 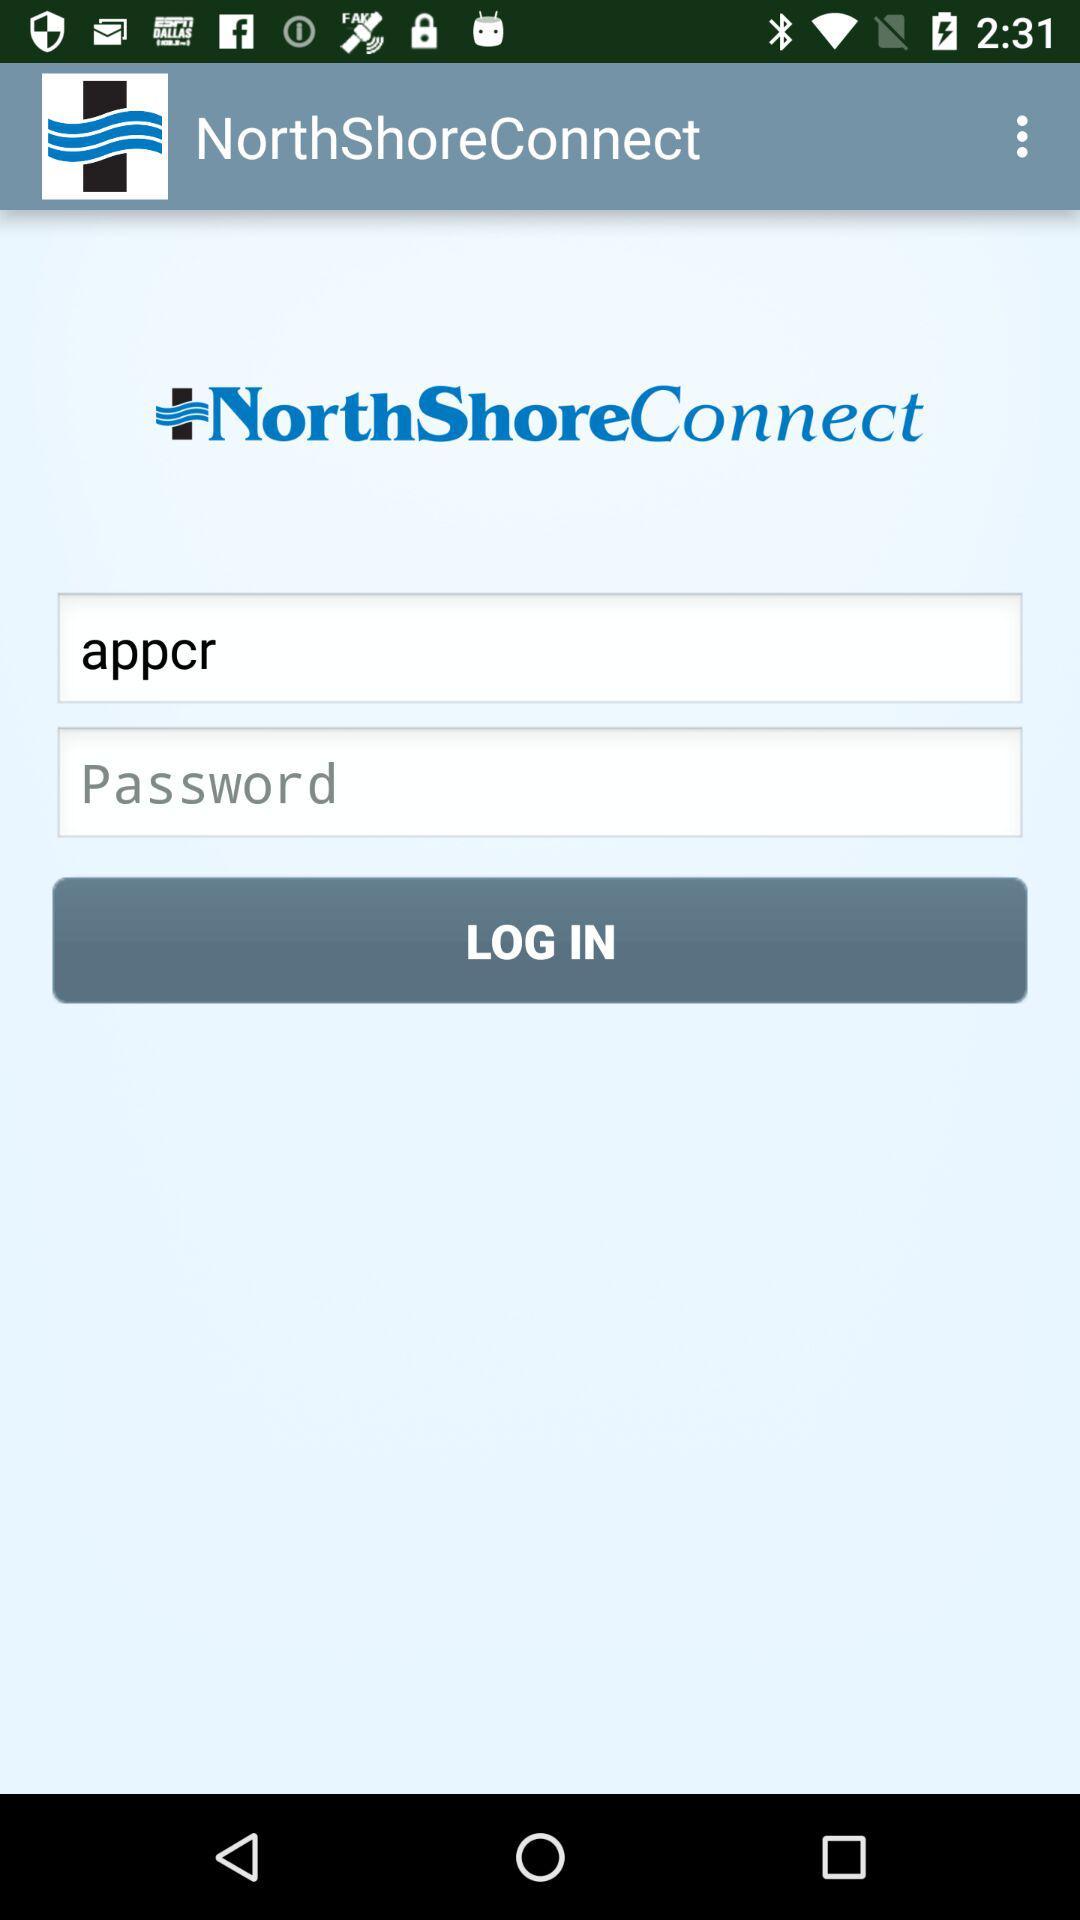 What do you see at coordinates (540, 787) in the screenshot?
I see `item below the appcr item` at bounding box center [540, 787].